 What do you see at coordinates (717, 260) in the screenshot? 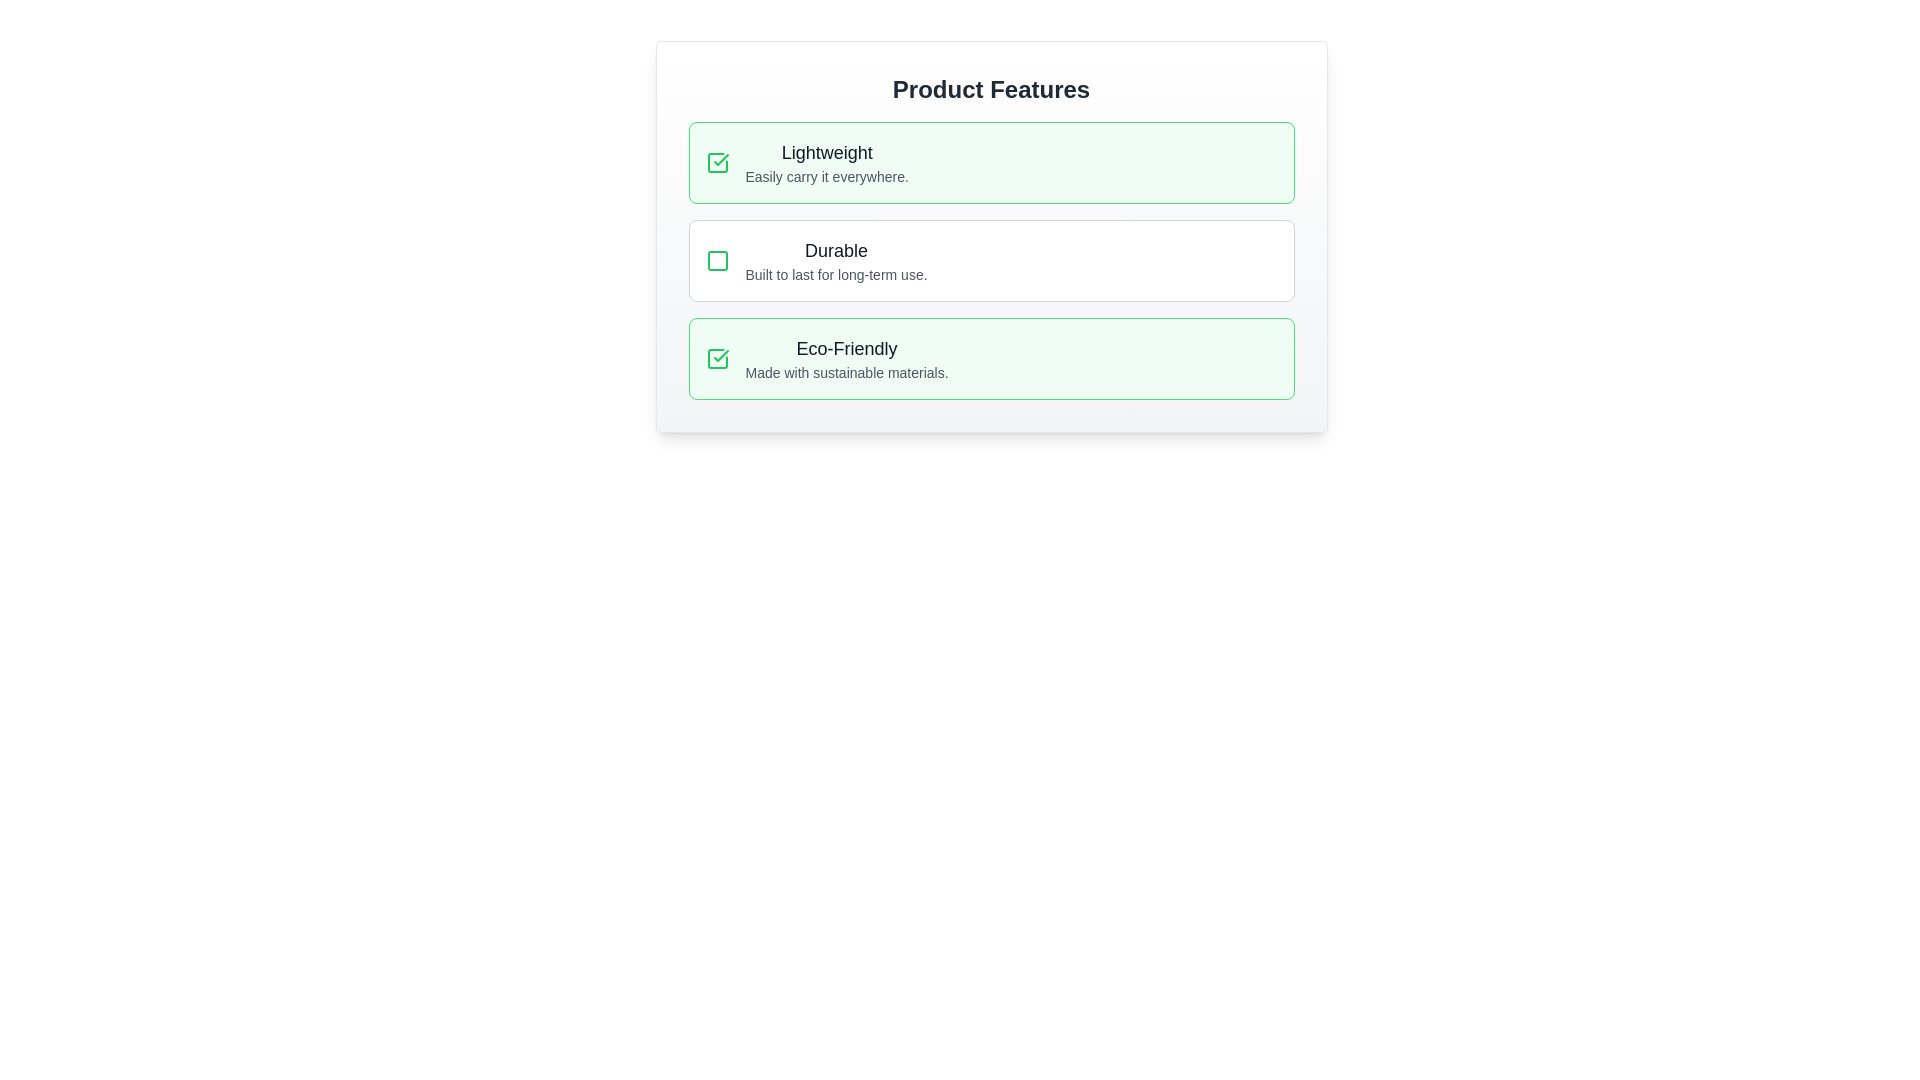
I see `the green square outline icon that serves as a bullet point for the 'Durable' label, located within the second feature card` at bounding box center [717, 260].